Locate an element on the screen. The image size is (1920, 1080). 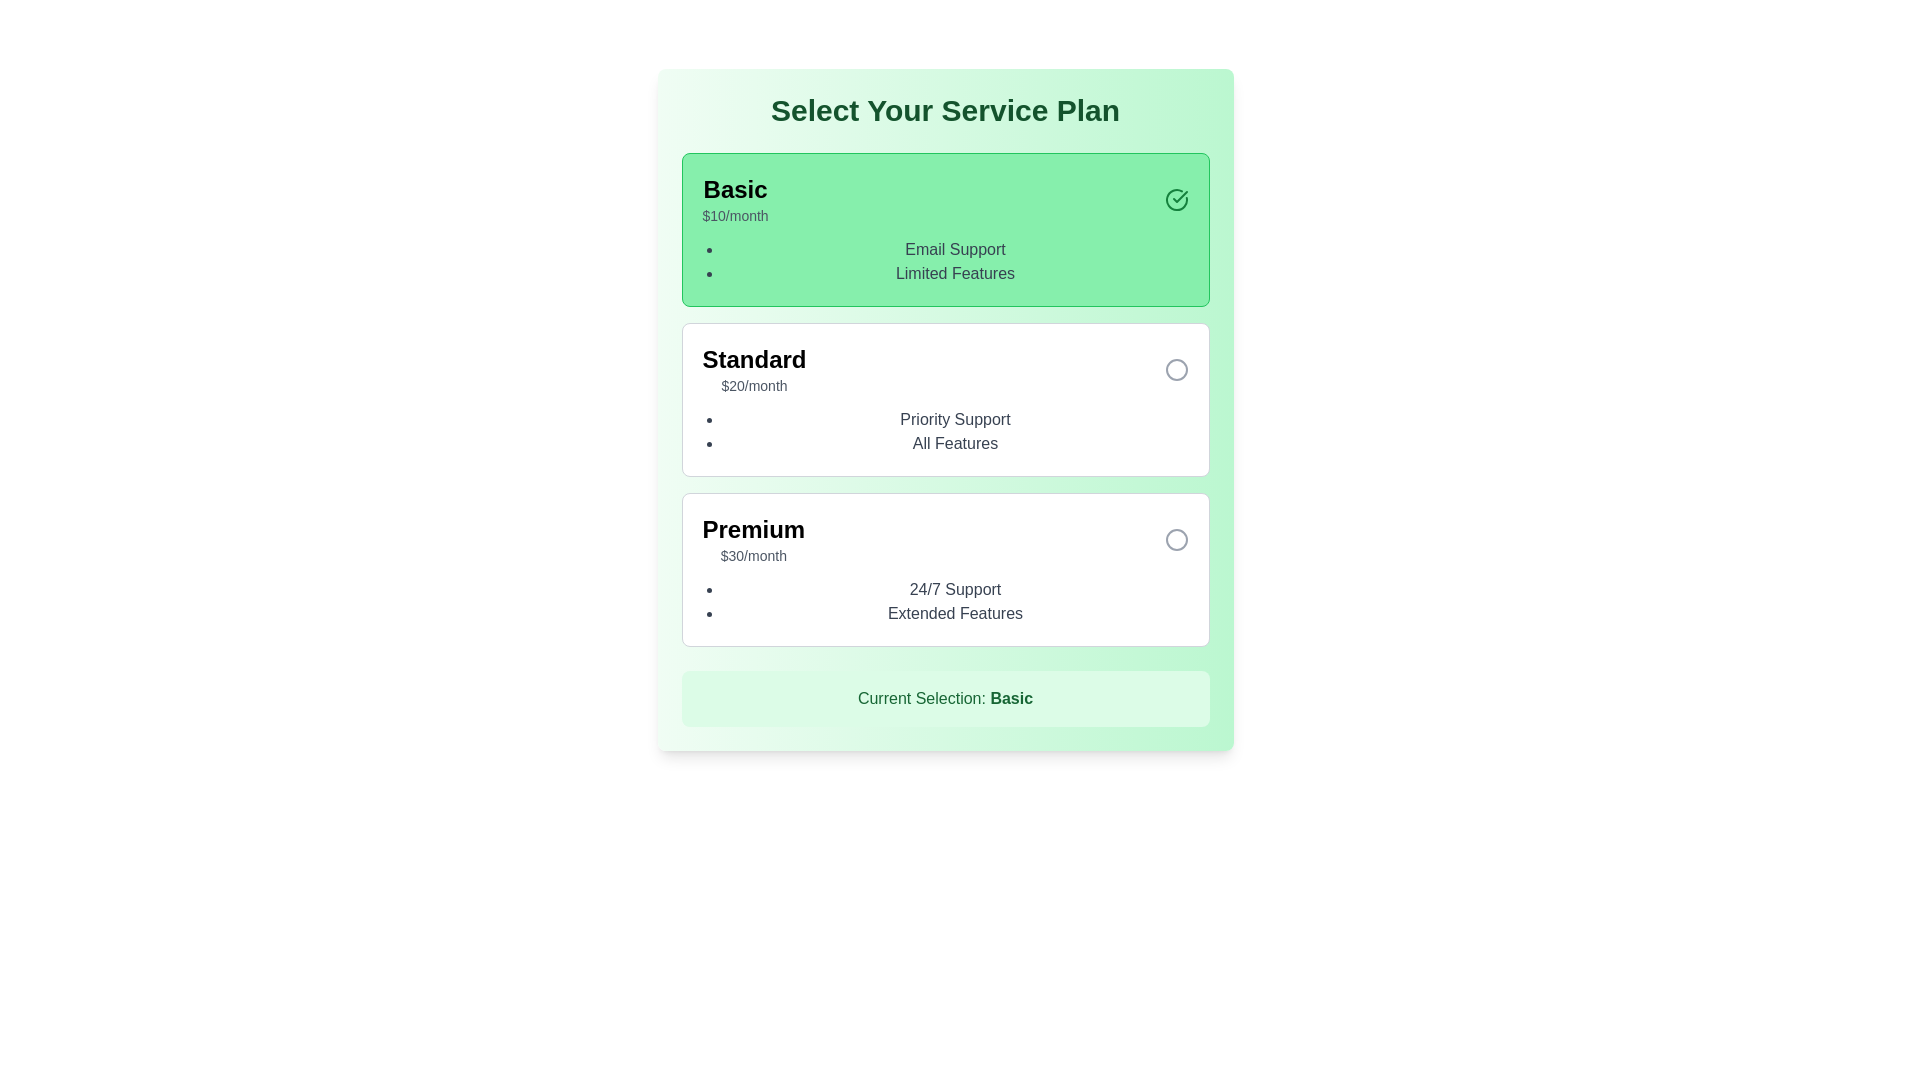
the bold, large, dark green heading text 'Select Your Service Plan' at the top of the service selection panel is located at coordinates (944, 111).